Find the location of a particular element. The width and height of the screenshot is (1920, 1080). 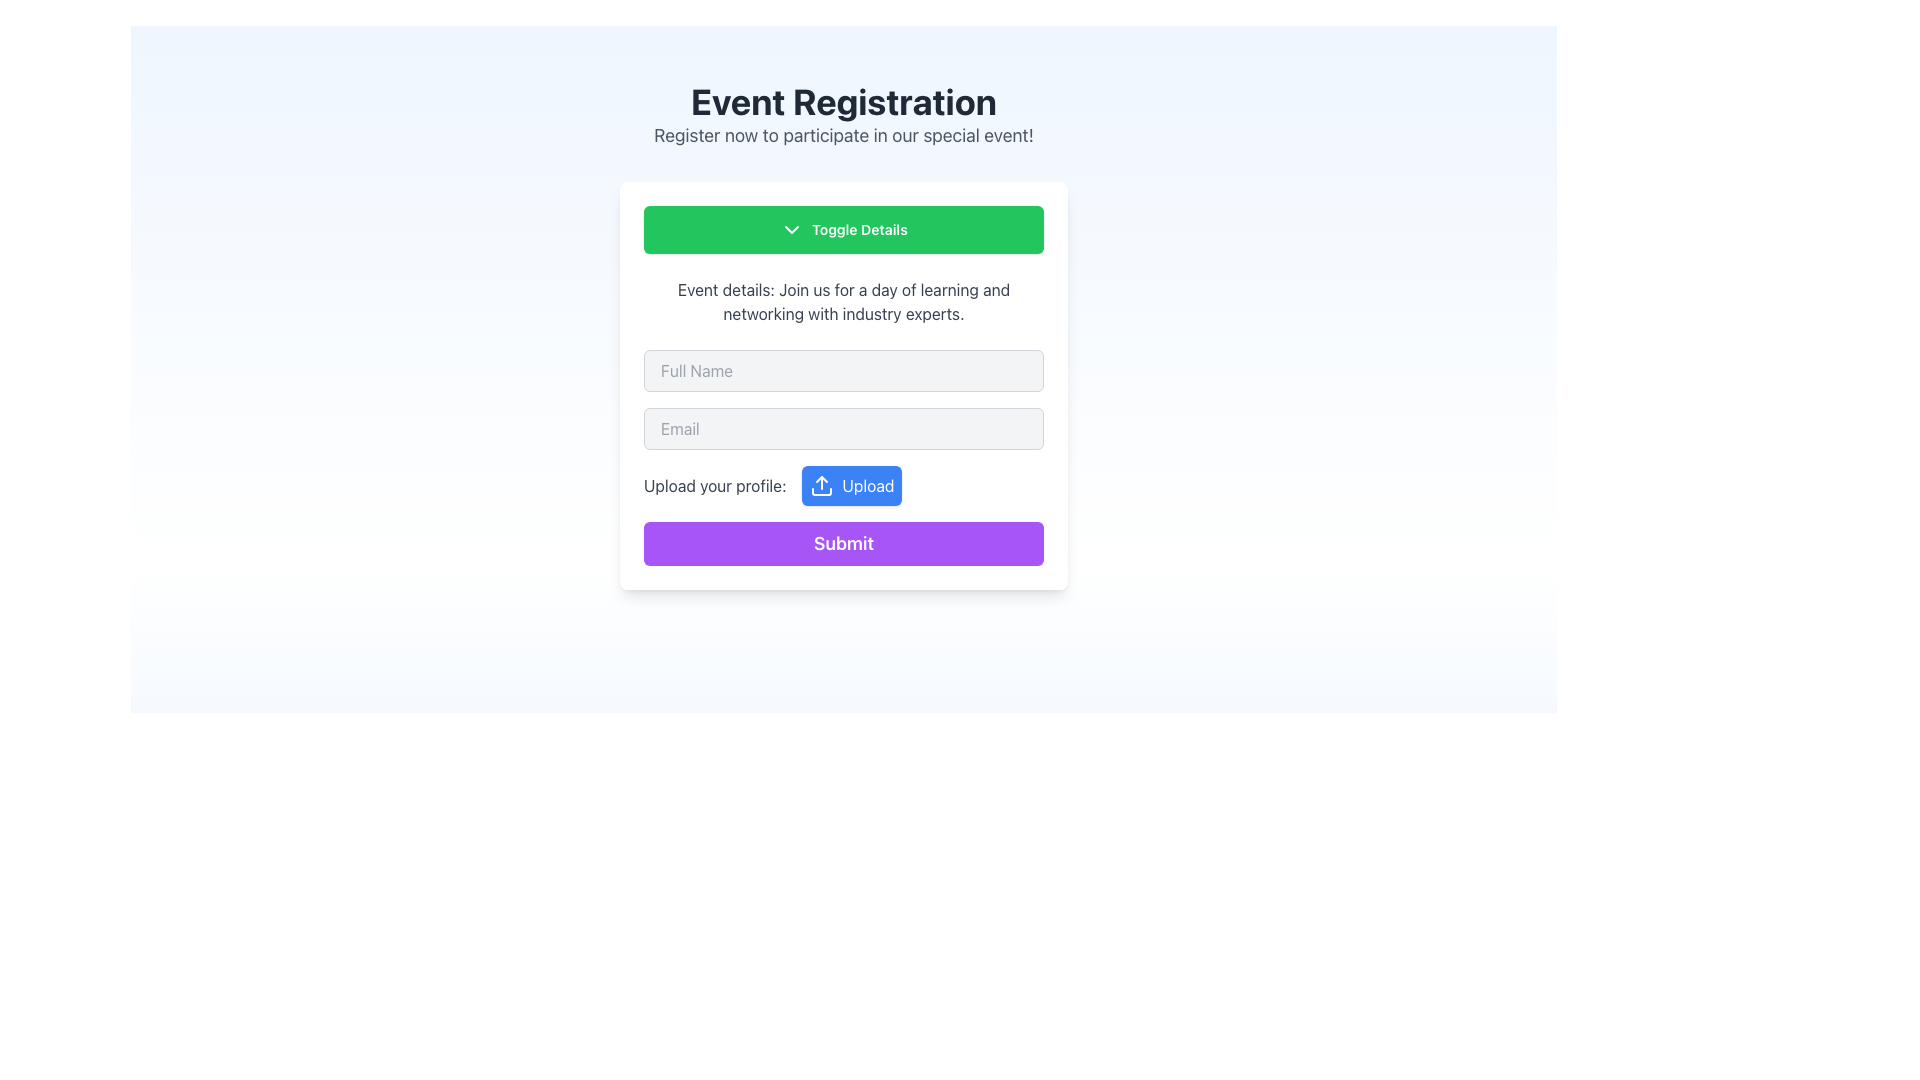

the text display element that reads 'Event details: Join us for a day of learning and networking with industry experts.' which is styled in gray color and positioned below the 'Toggle Details' button is located at coordinates (844, 301).